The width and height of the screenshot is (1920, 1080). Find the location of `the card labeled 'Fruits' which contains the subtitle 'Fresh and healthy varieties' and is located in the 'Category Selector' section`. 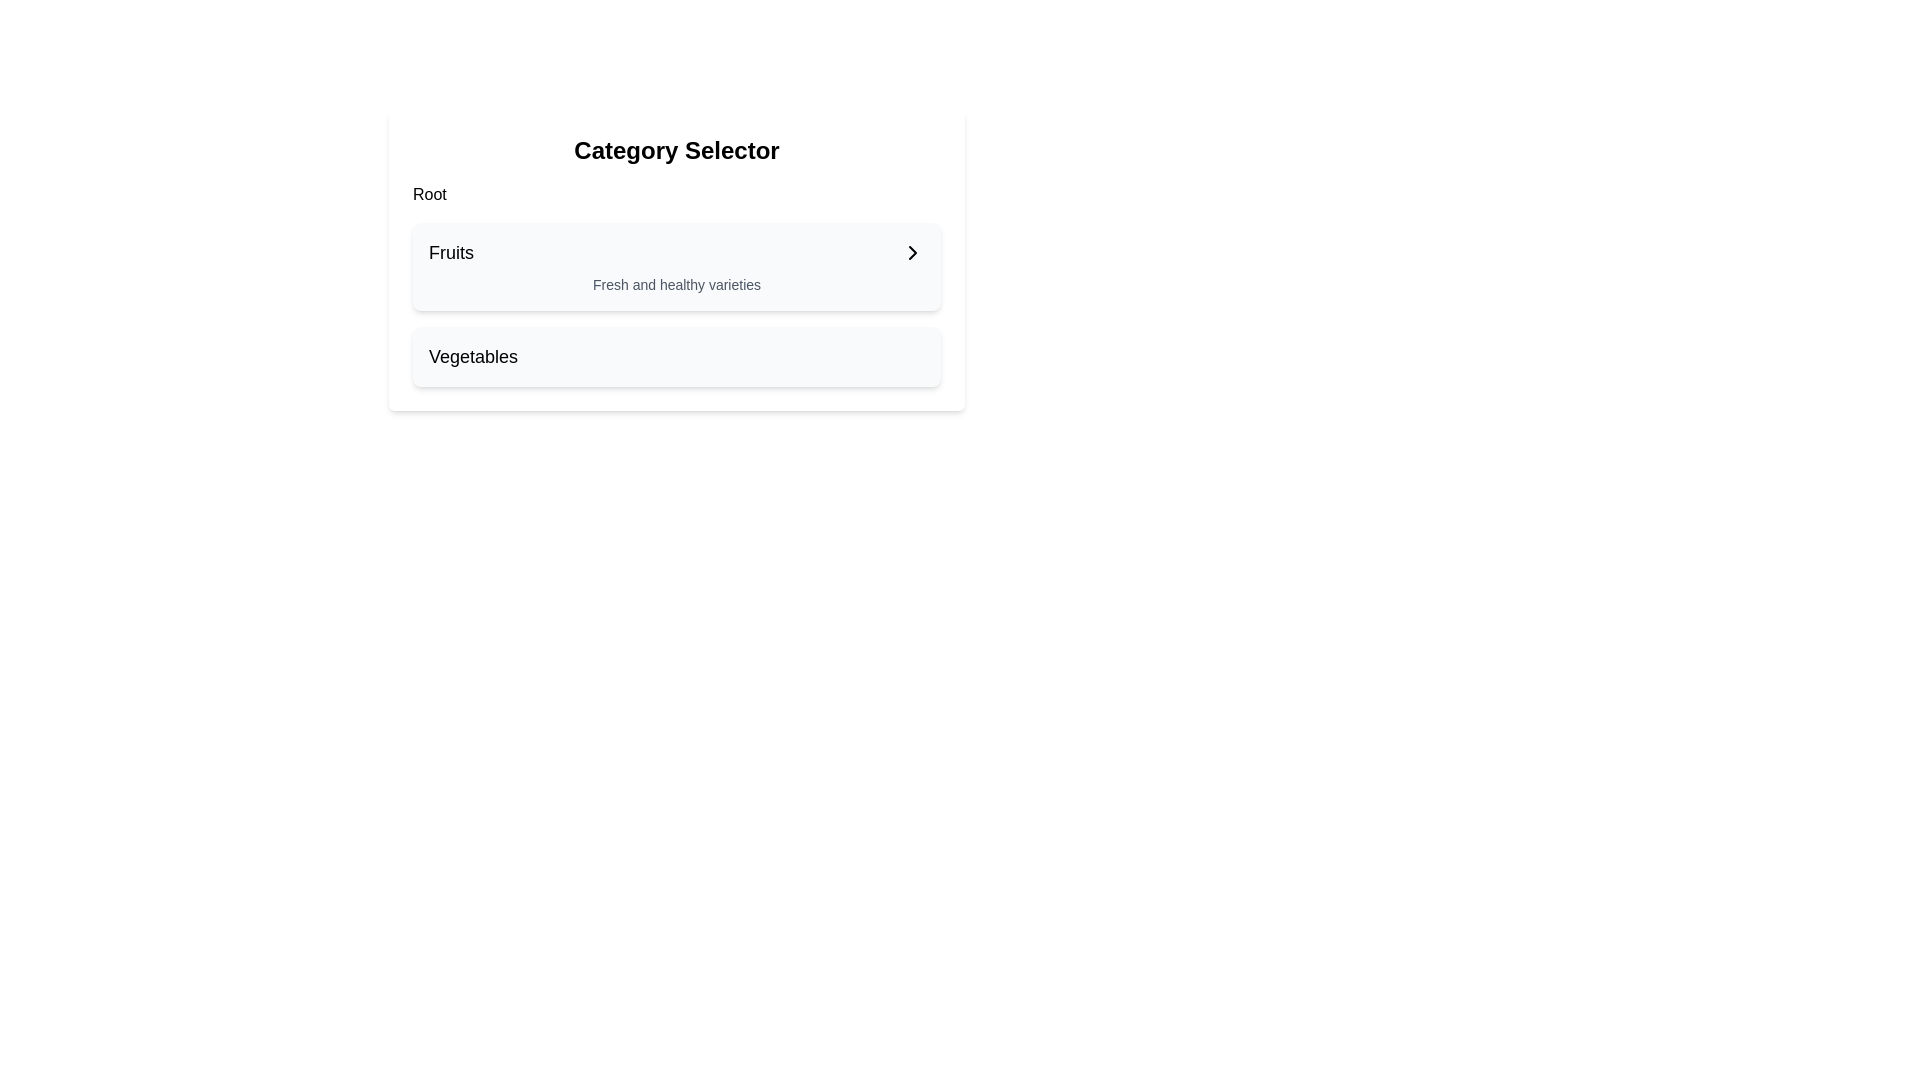

the card labeled 'Fruits' which contains the subtitle 'Fresh and healthy varieties' and is located in the 'Category Selector' section is located at coordinates (676, 304).